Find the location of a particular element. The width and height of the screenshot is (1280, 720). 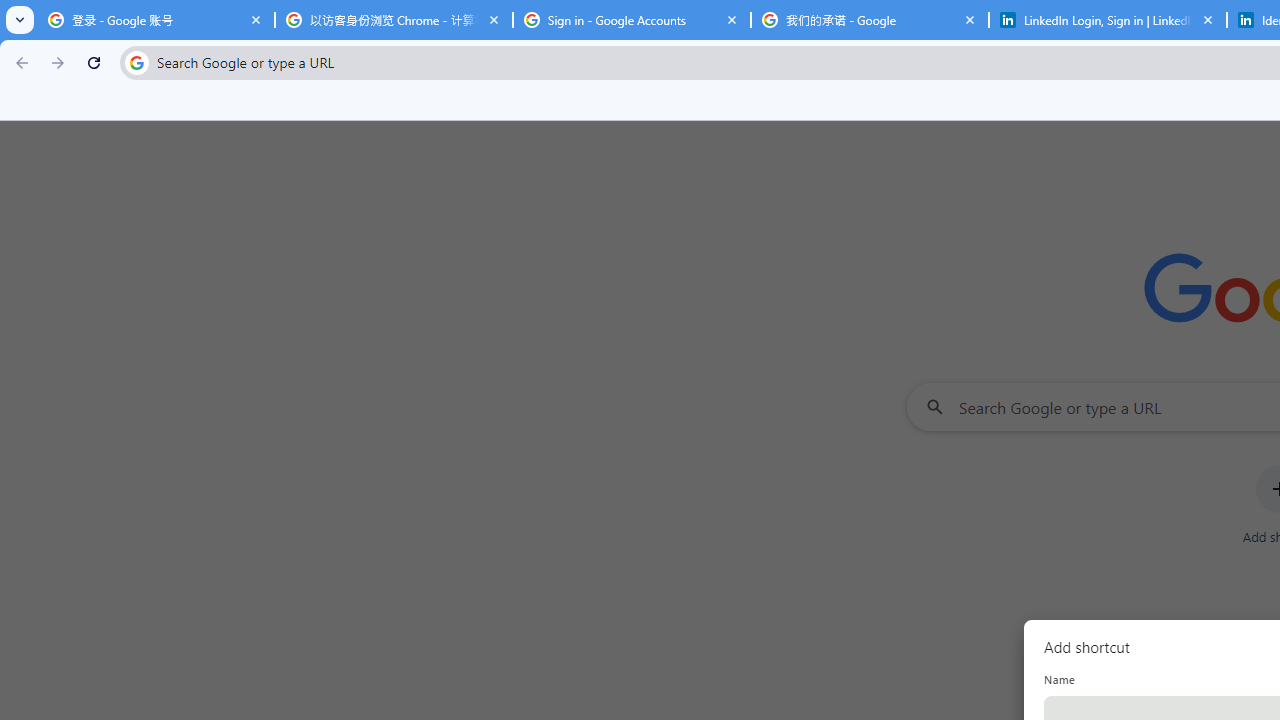

'Sign in - Google Accounts' is located at coordinates (631, 20).